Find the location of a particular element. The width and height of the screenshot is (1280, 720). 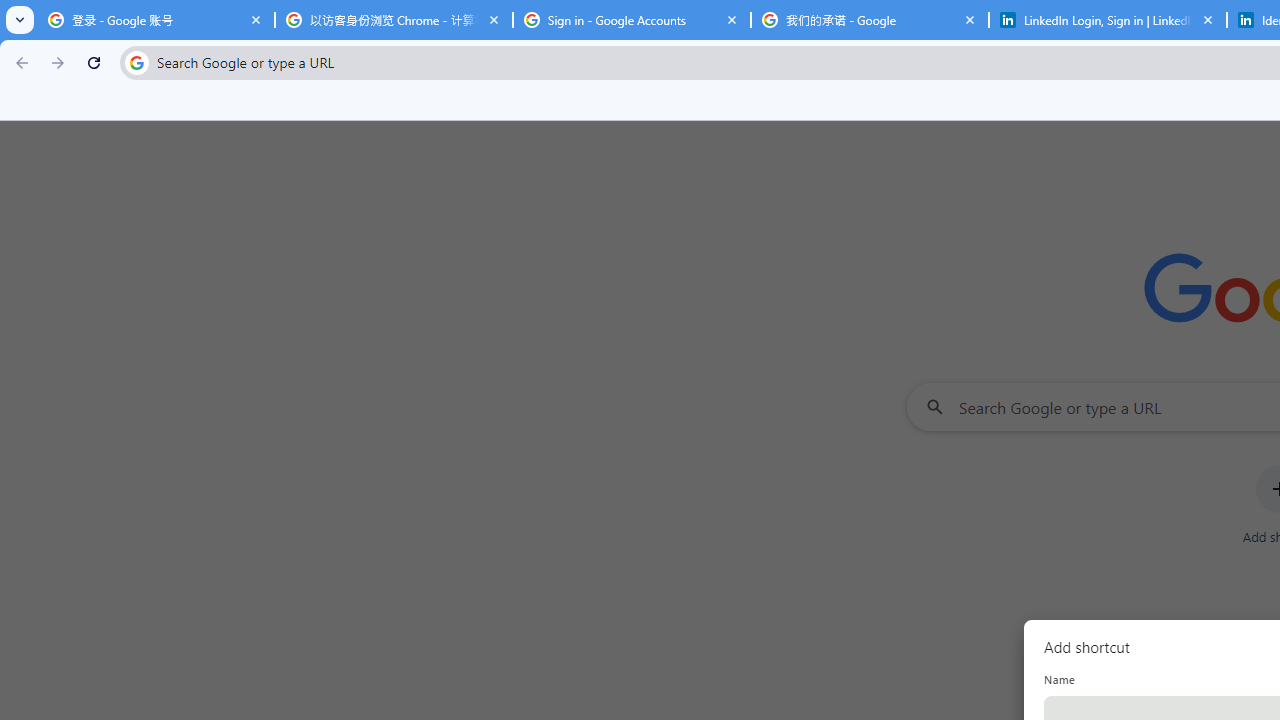

'Sign in - Google Accounts' is located at coordinates (631, 20).